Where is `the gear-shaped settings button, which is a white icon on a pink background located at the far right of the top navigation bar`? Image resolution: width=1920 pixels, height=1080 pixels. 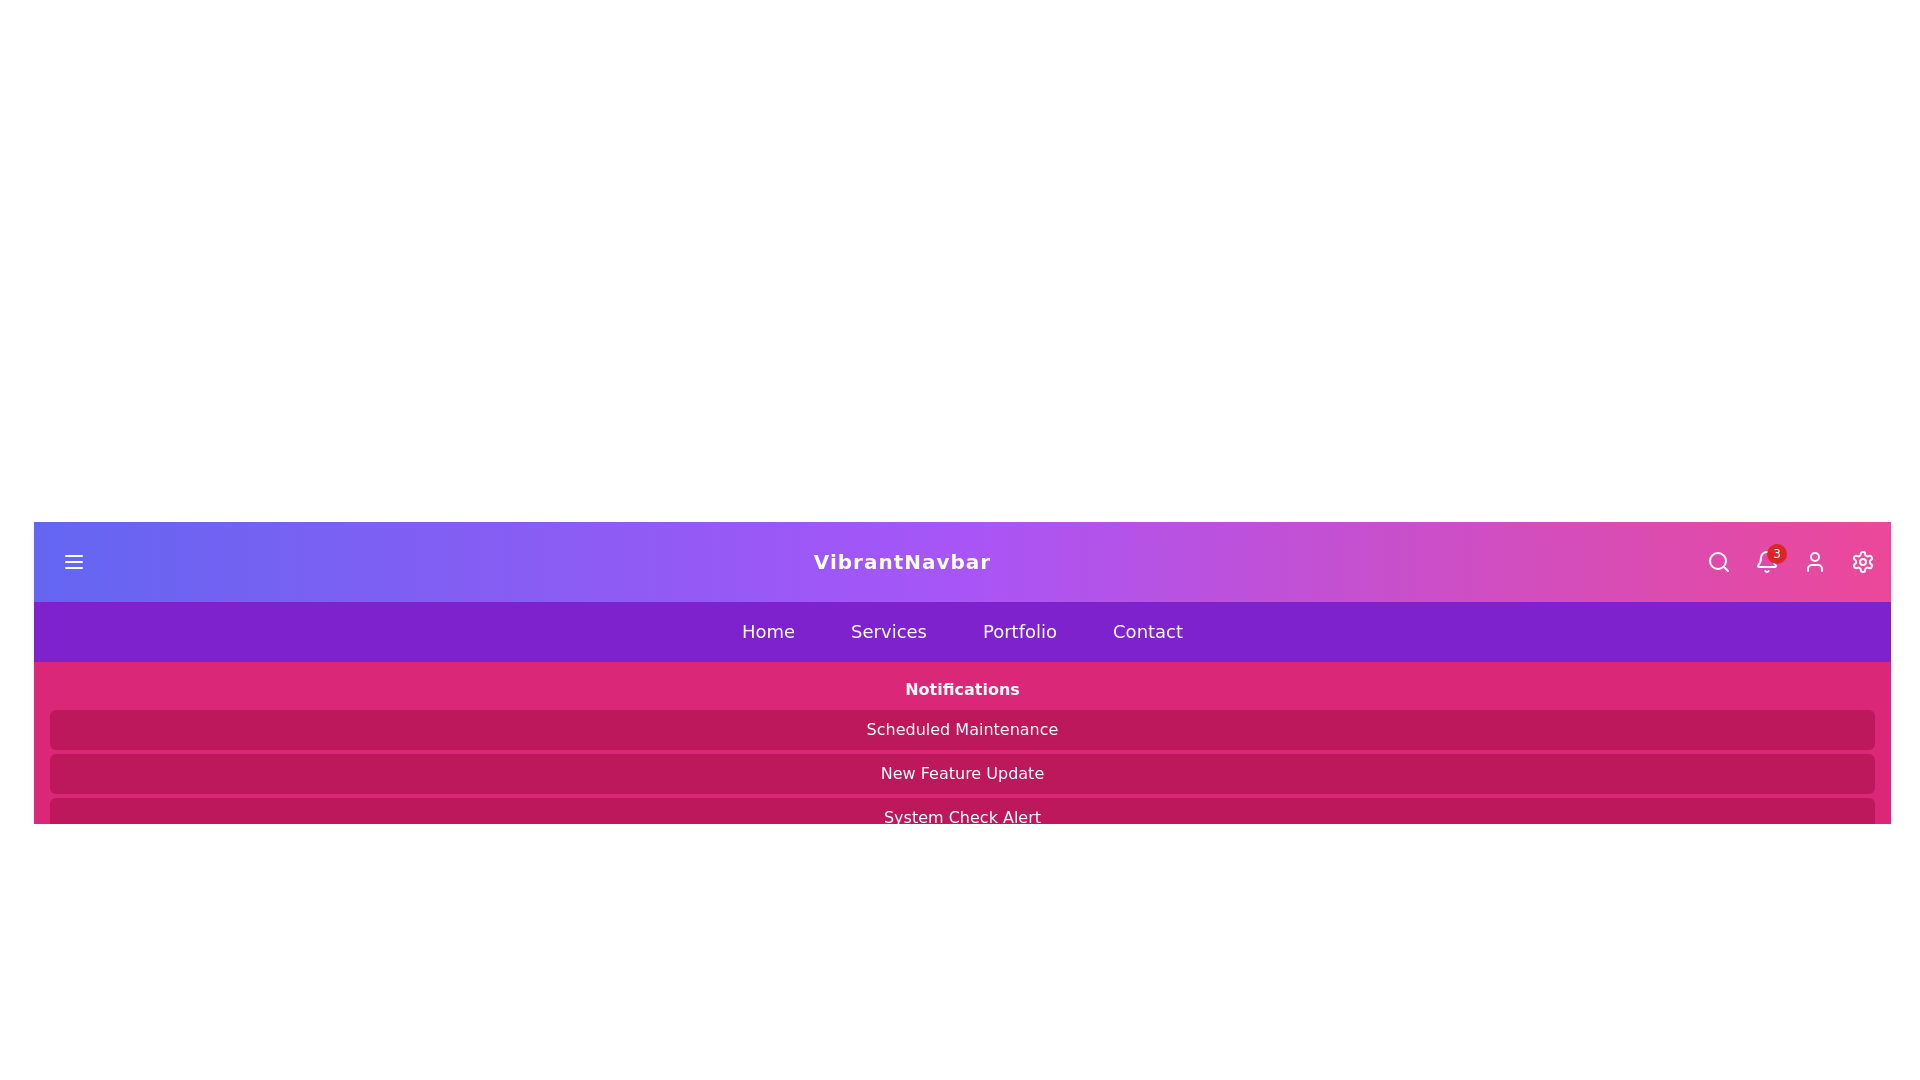 the gear-shaped settings button, which is a white icon on a pink background located at the far right of the top navigation bar is located at coordinates (1861, 562).